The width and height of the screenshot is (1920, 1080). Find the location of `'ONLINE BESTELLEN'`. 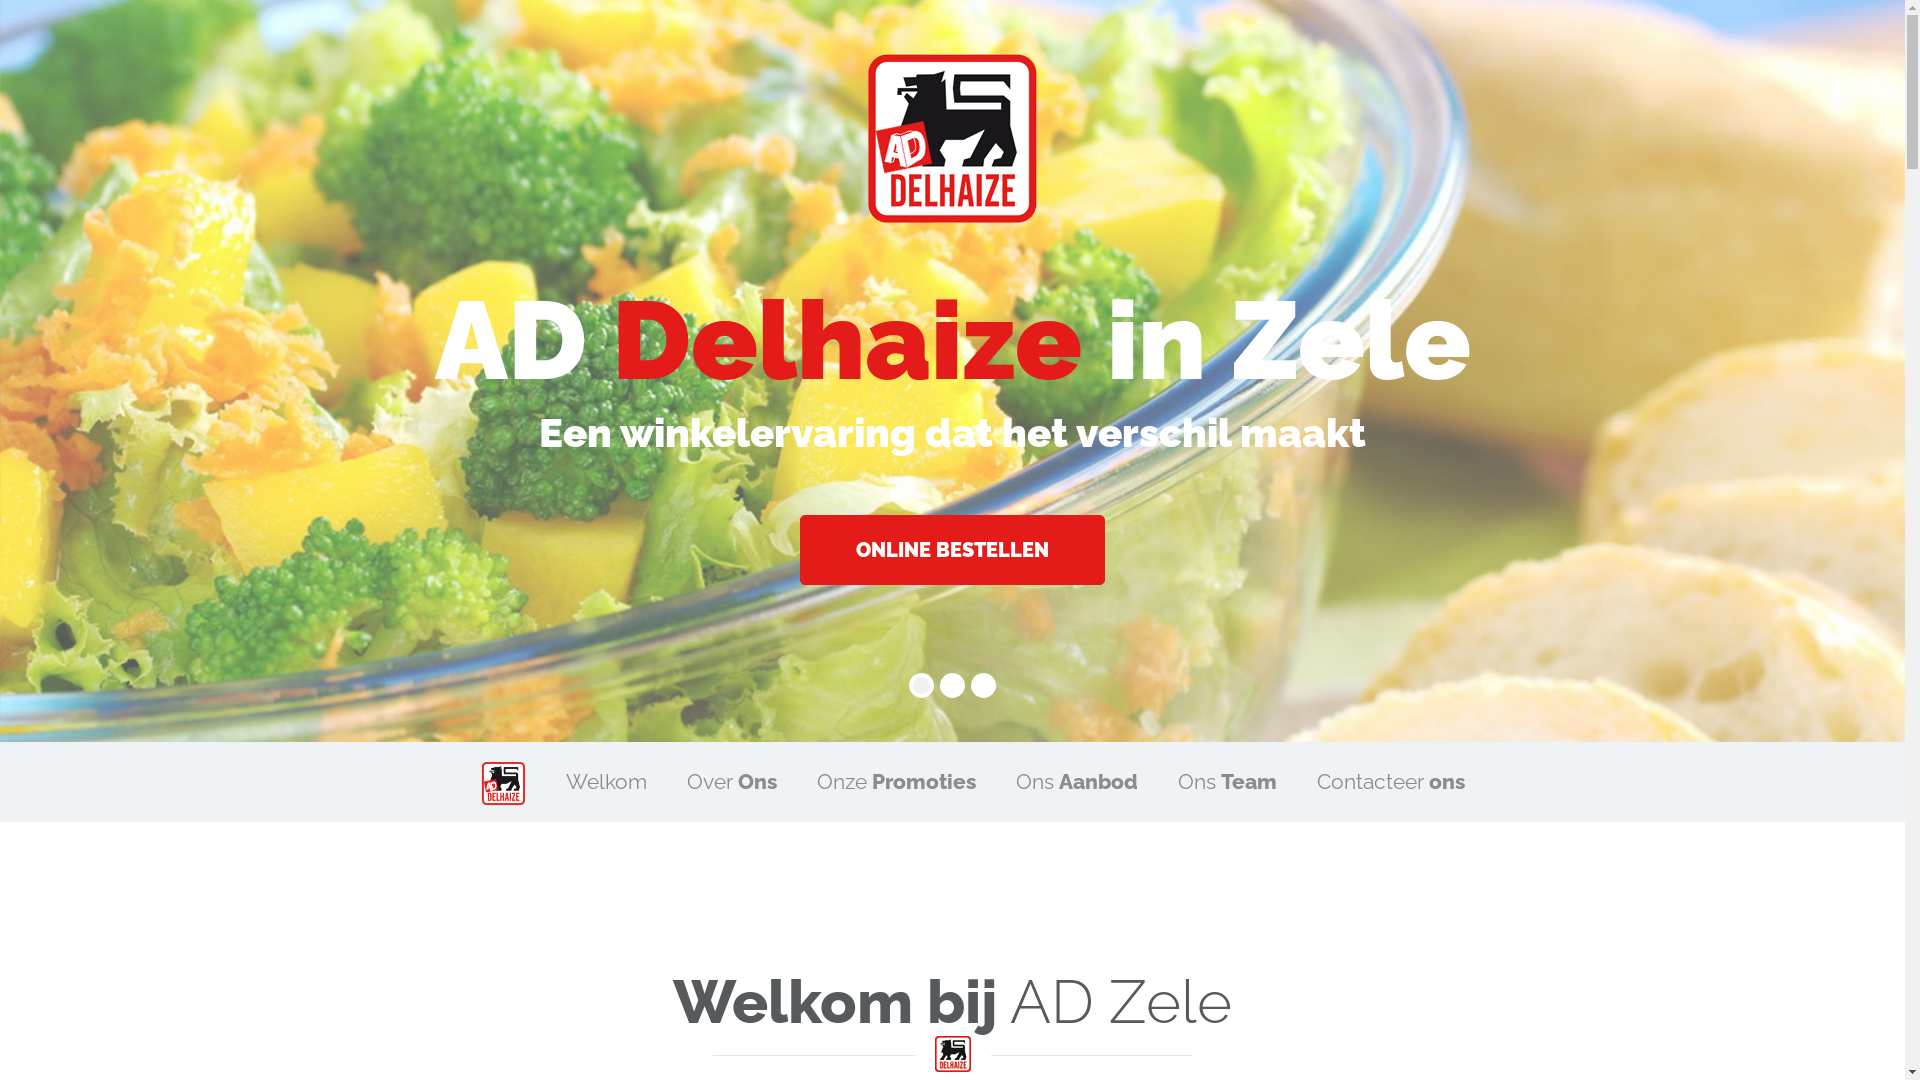

'ONLINE BESTELLEN' is located at coordinates (951, 550).